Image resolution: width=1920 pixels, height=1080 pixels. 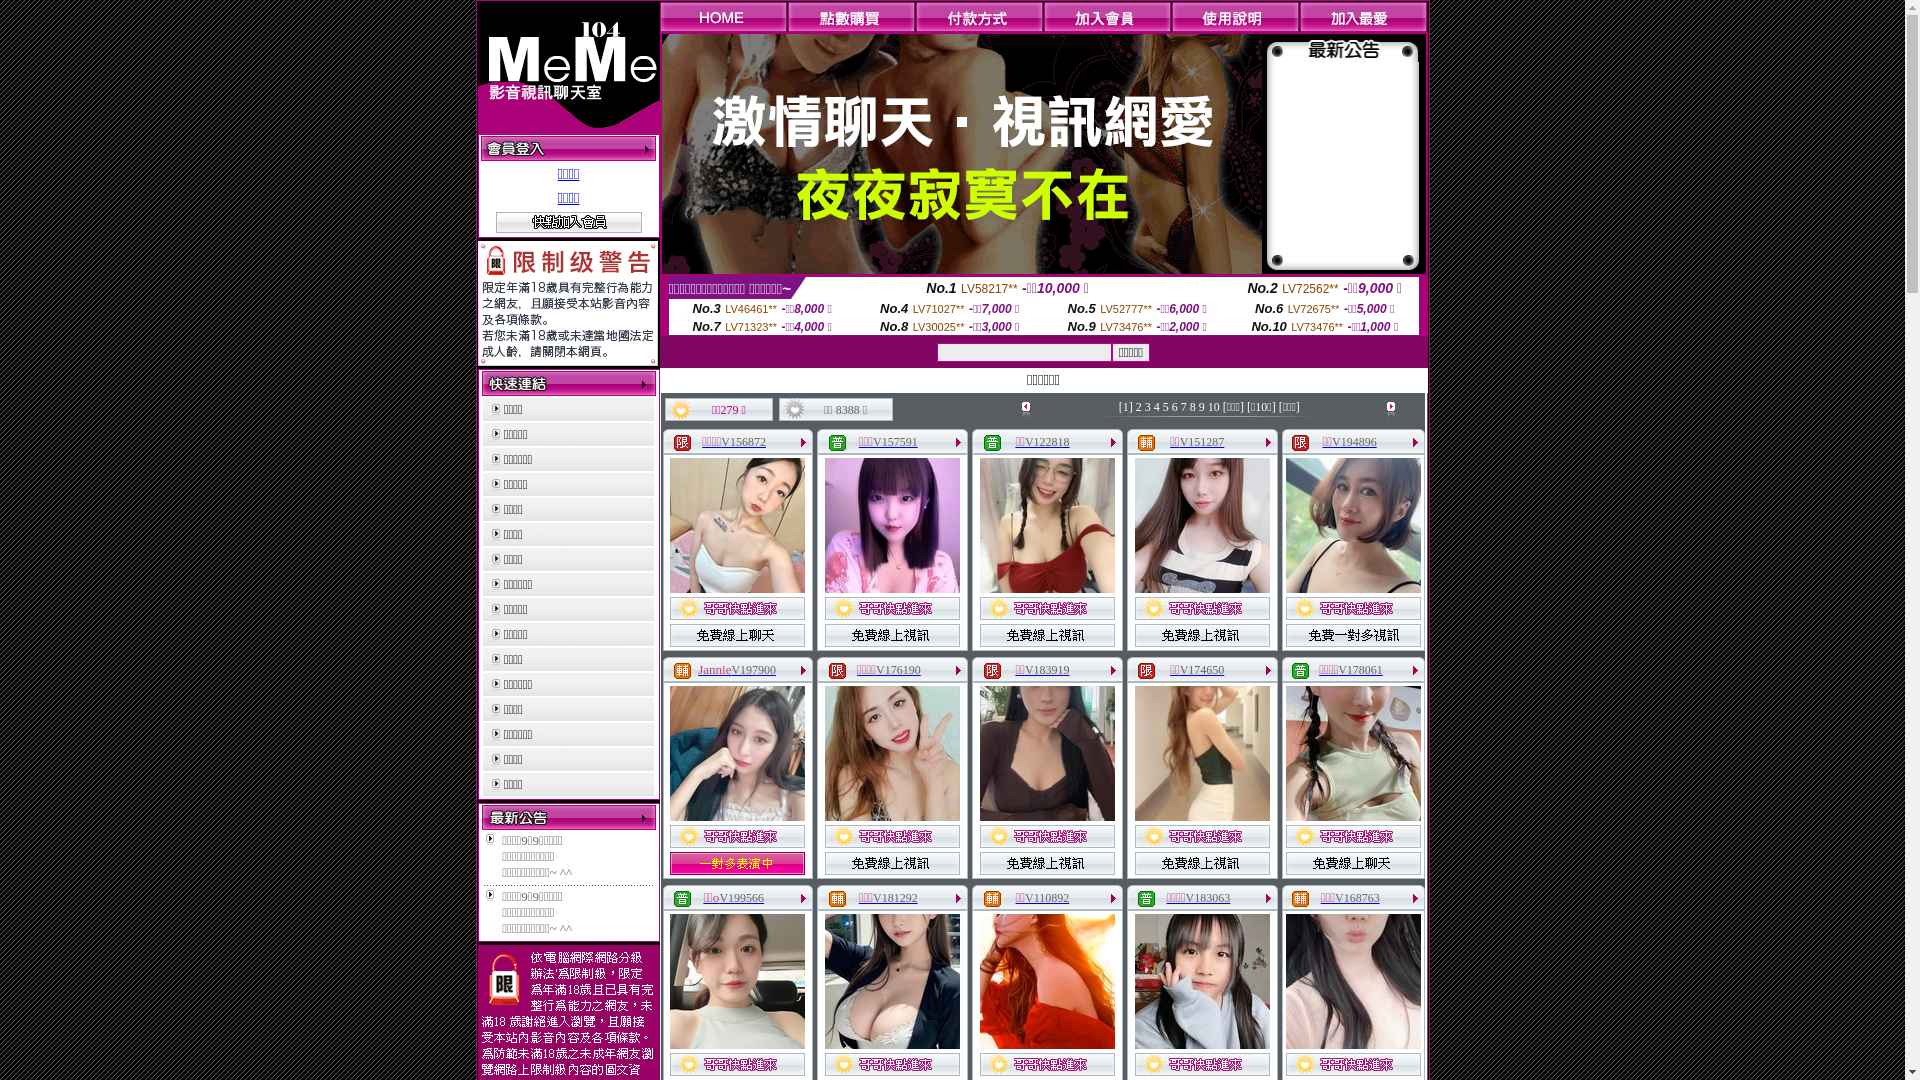 I want to click on '3', so click(x=1147, y=406).